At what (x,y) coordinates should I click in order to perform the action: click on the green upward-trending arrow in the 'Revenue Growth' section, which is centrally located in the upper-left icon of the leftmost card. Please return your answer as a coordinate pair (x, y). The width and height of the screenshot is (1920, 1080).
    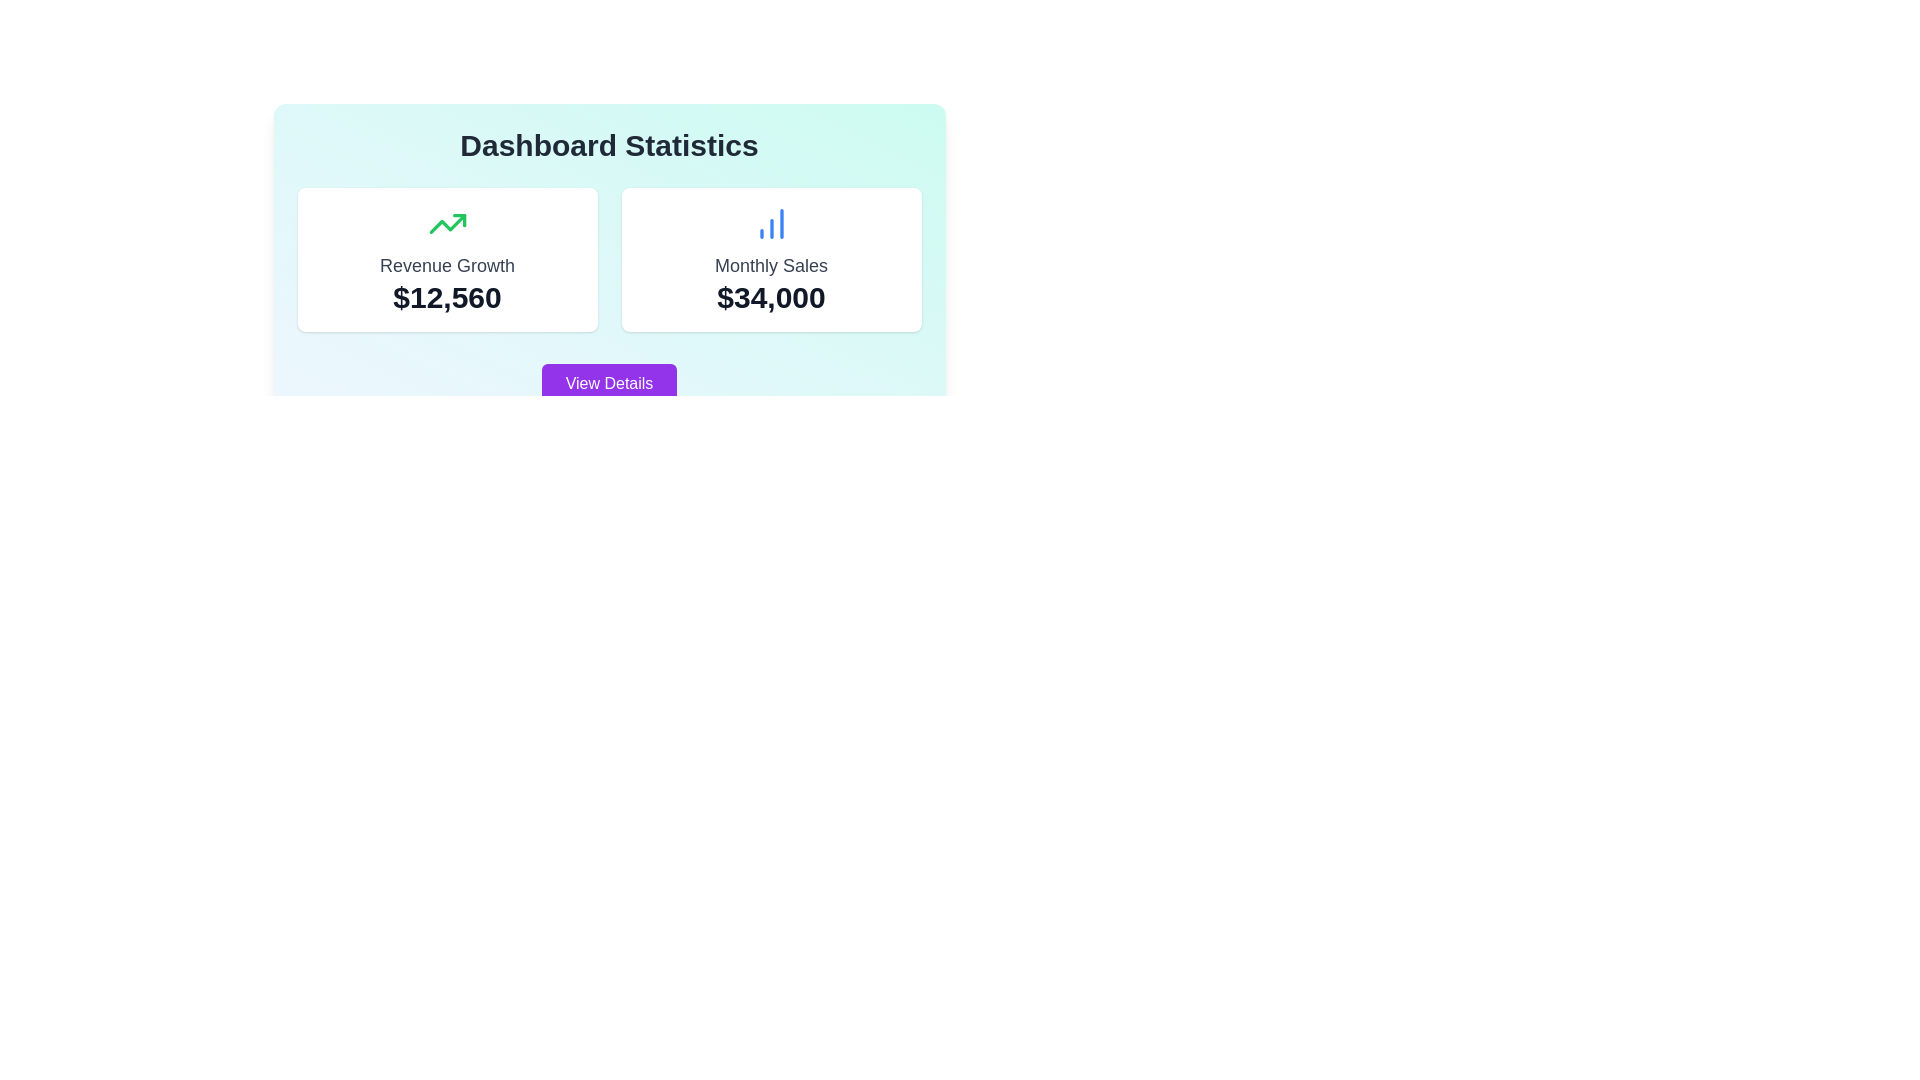
    Looking at the image, I should click on (446, 223).